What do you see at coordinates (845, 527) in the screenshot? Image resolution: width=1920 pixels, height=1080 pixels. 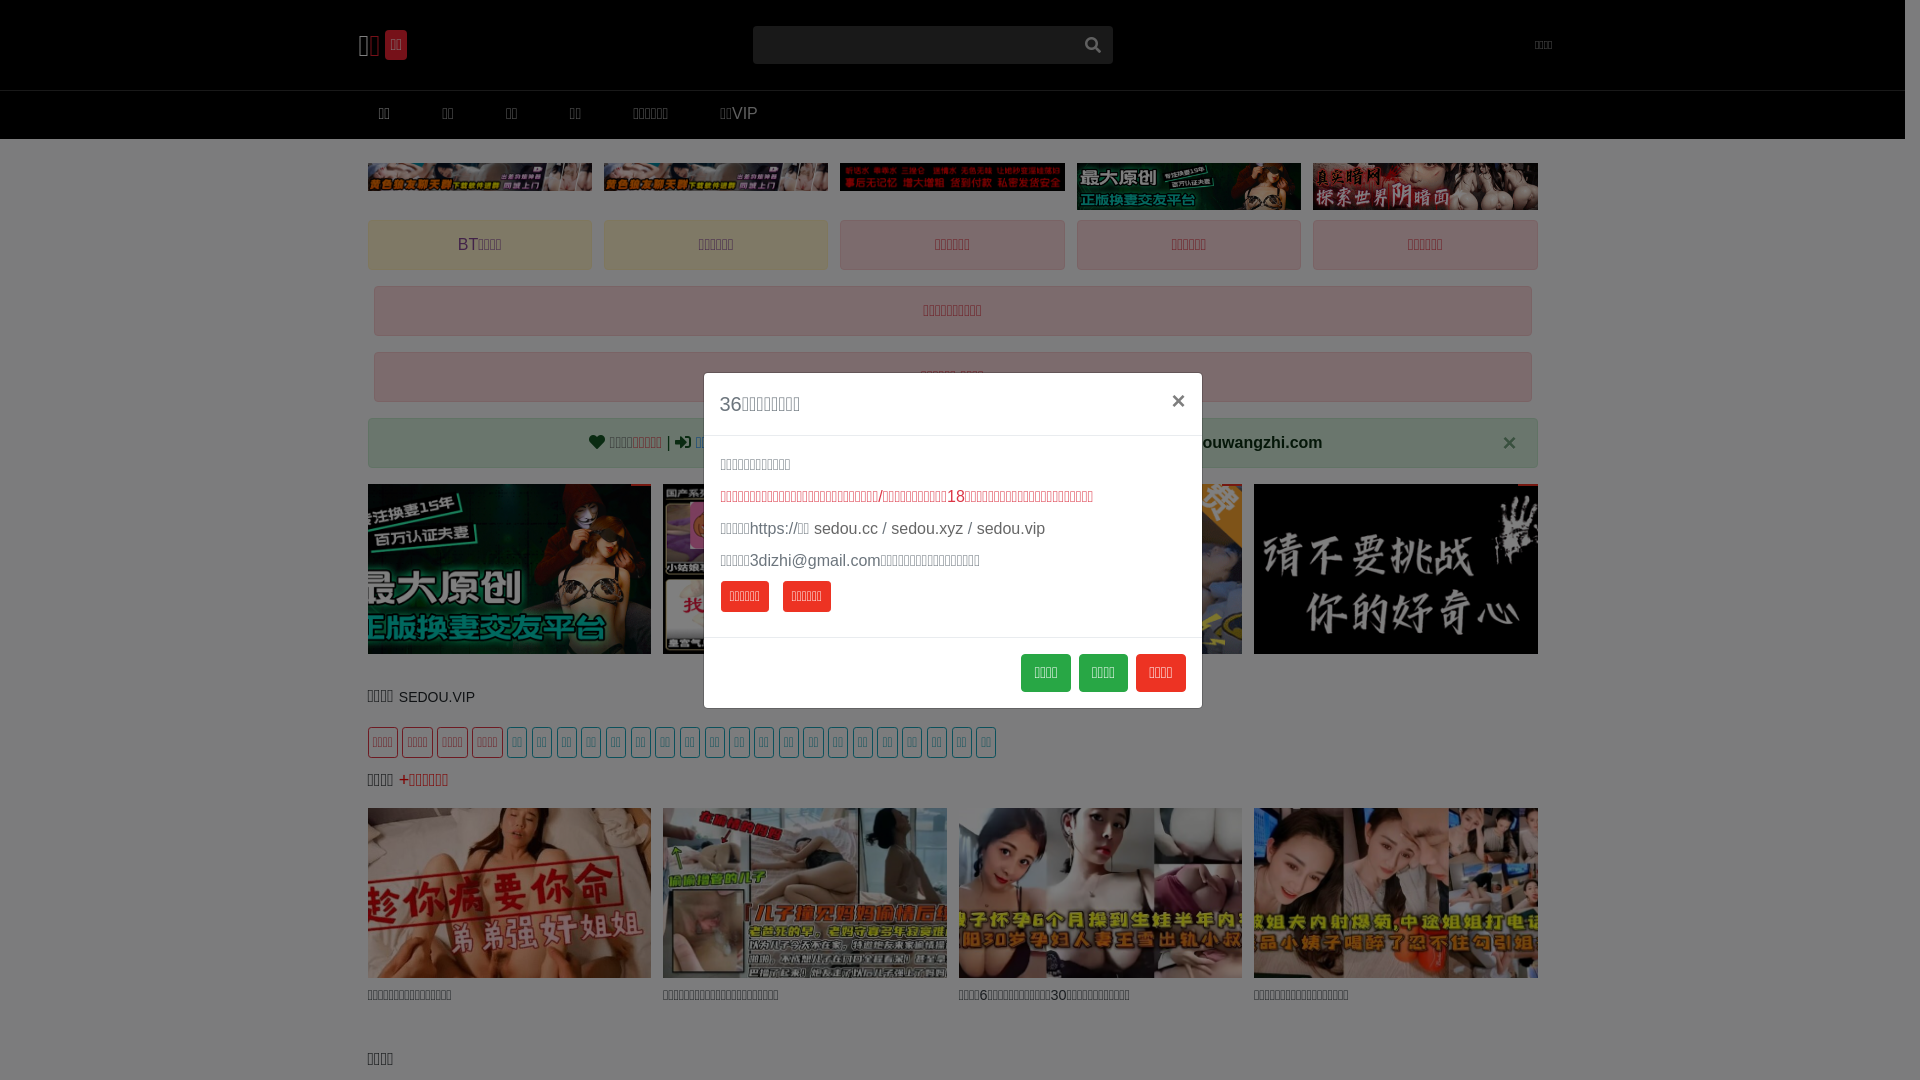 I see `'sedou.cc'` at bounding box center [845, 527].